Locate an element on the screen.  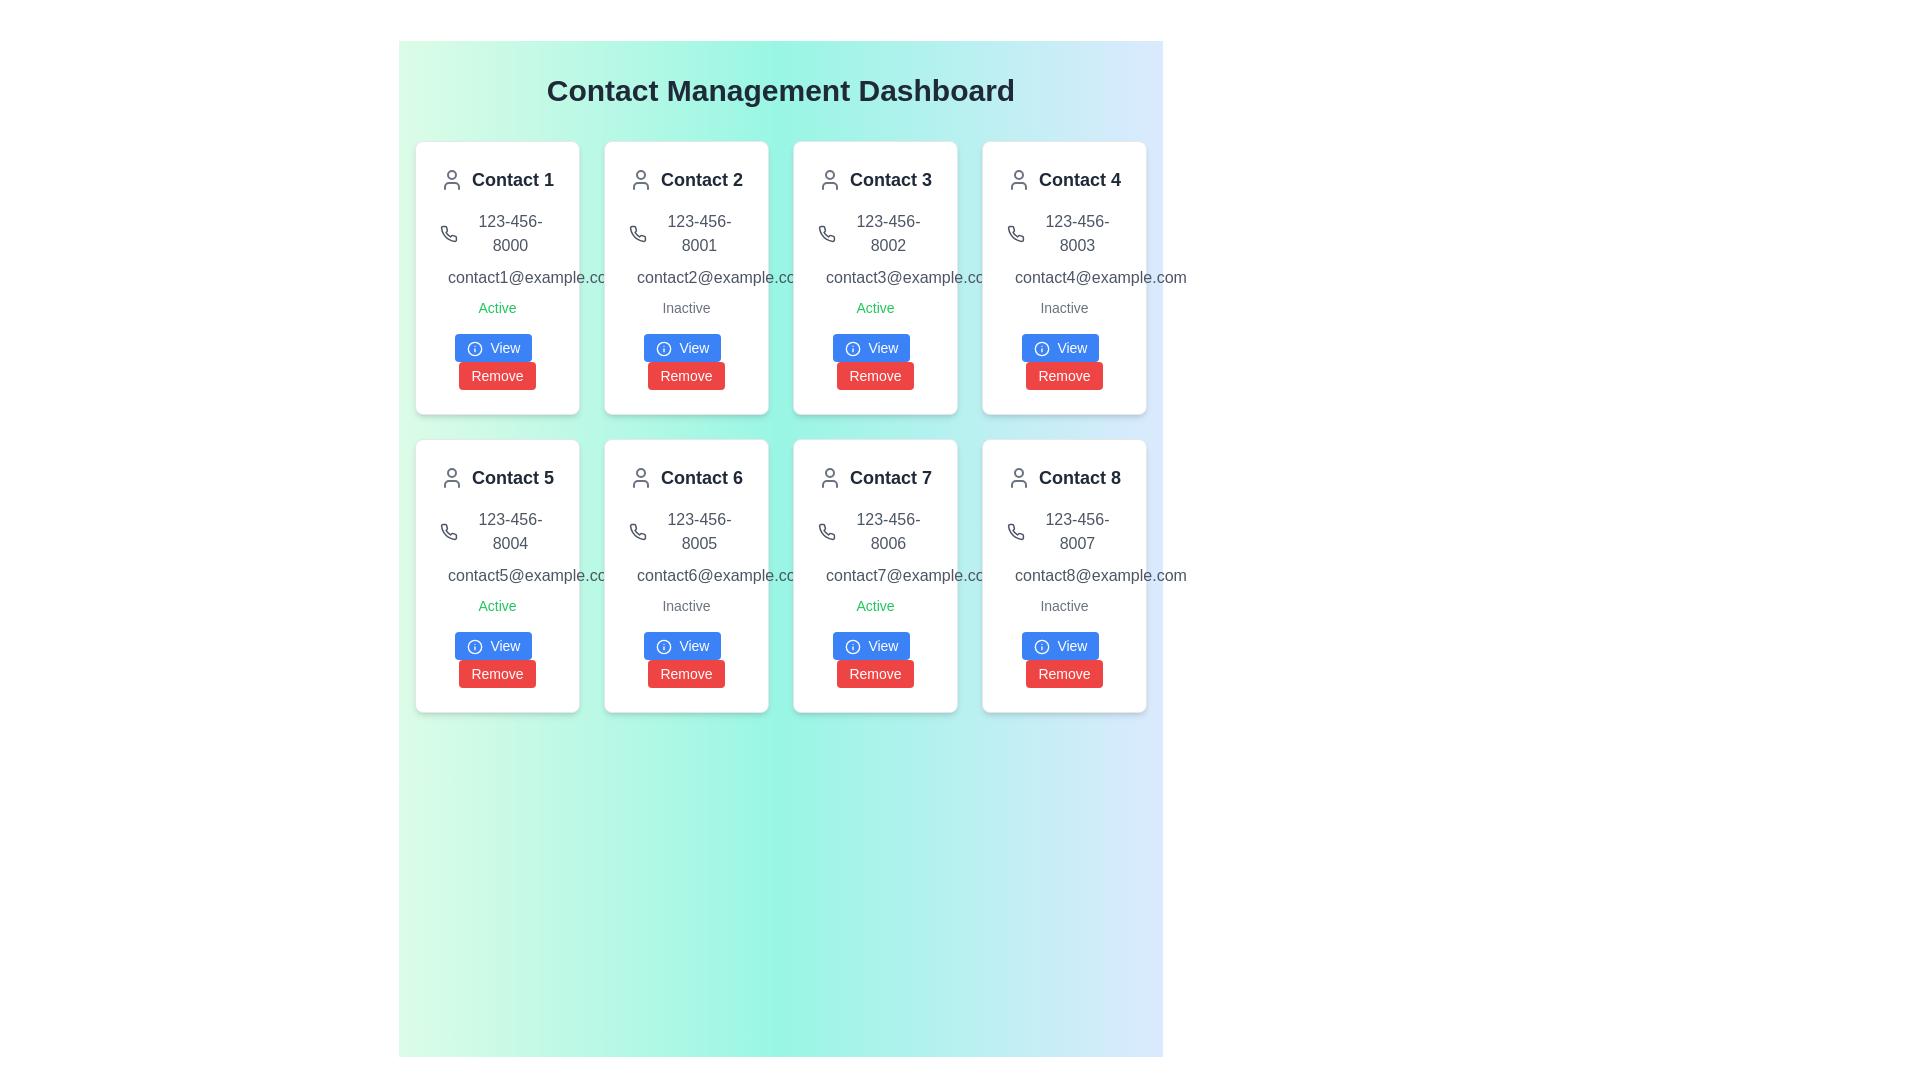
the static text header at the top-center of the dashboard interface, which serves as the title for the page is located at coordinates (780, 91).